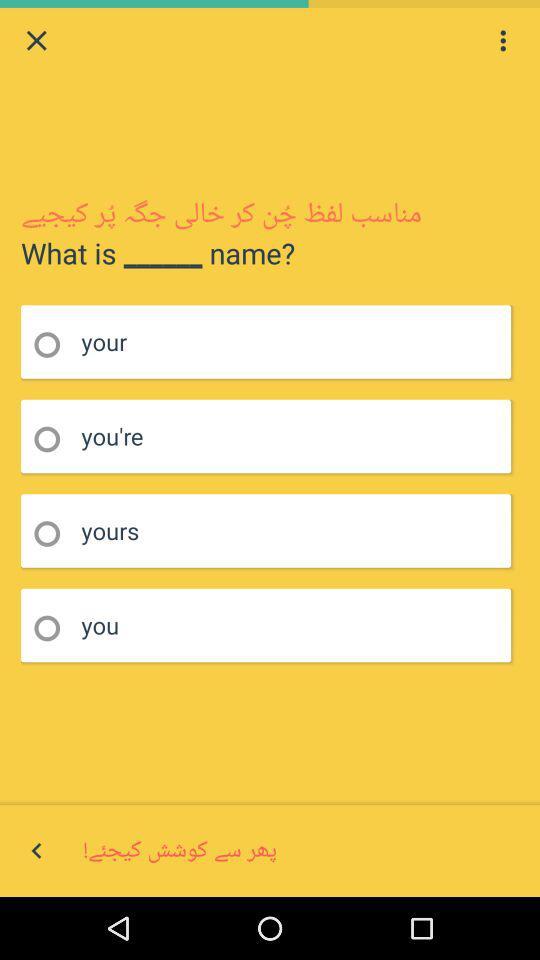 This screenshot has width=540, height=960. I want to click on option, so click(53, 533).